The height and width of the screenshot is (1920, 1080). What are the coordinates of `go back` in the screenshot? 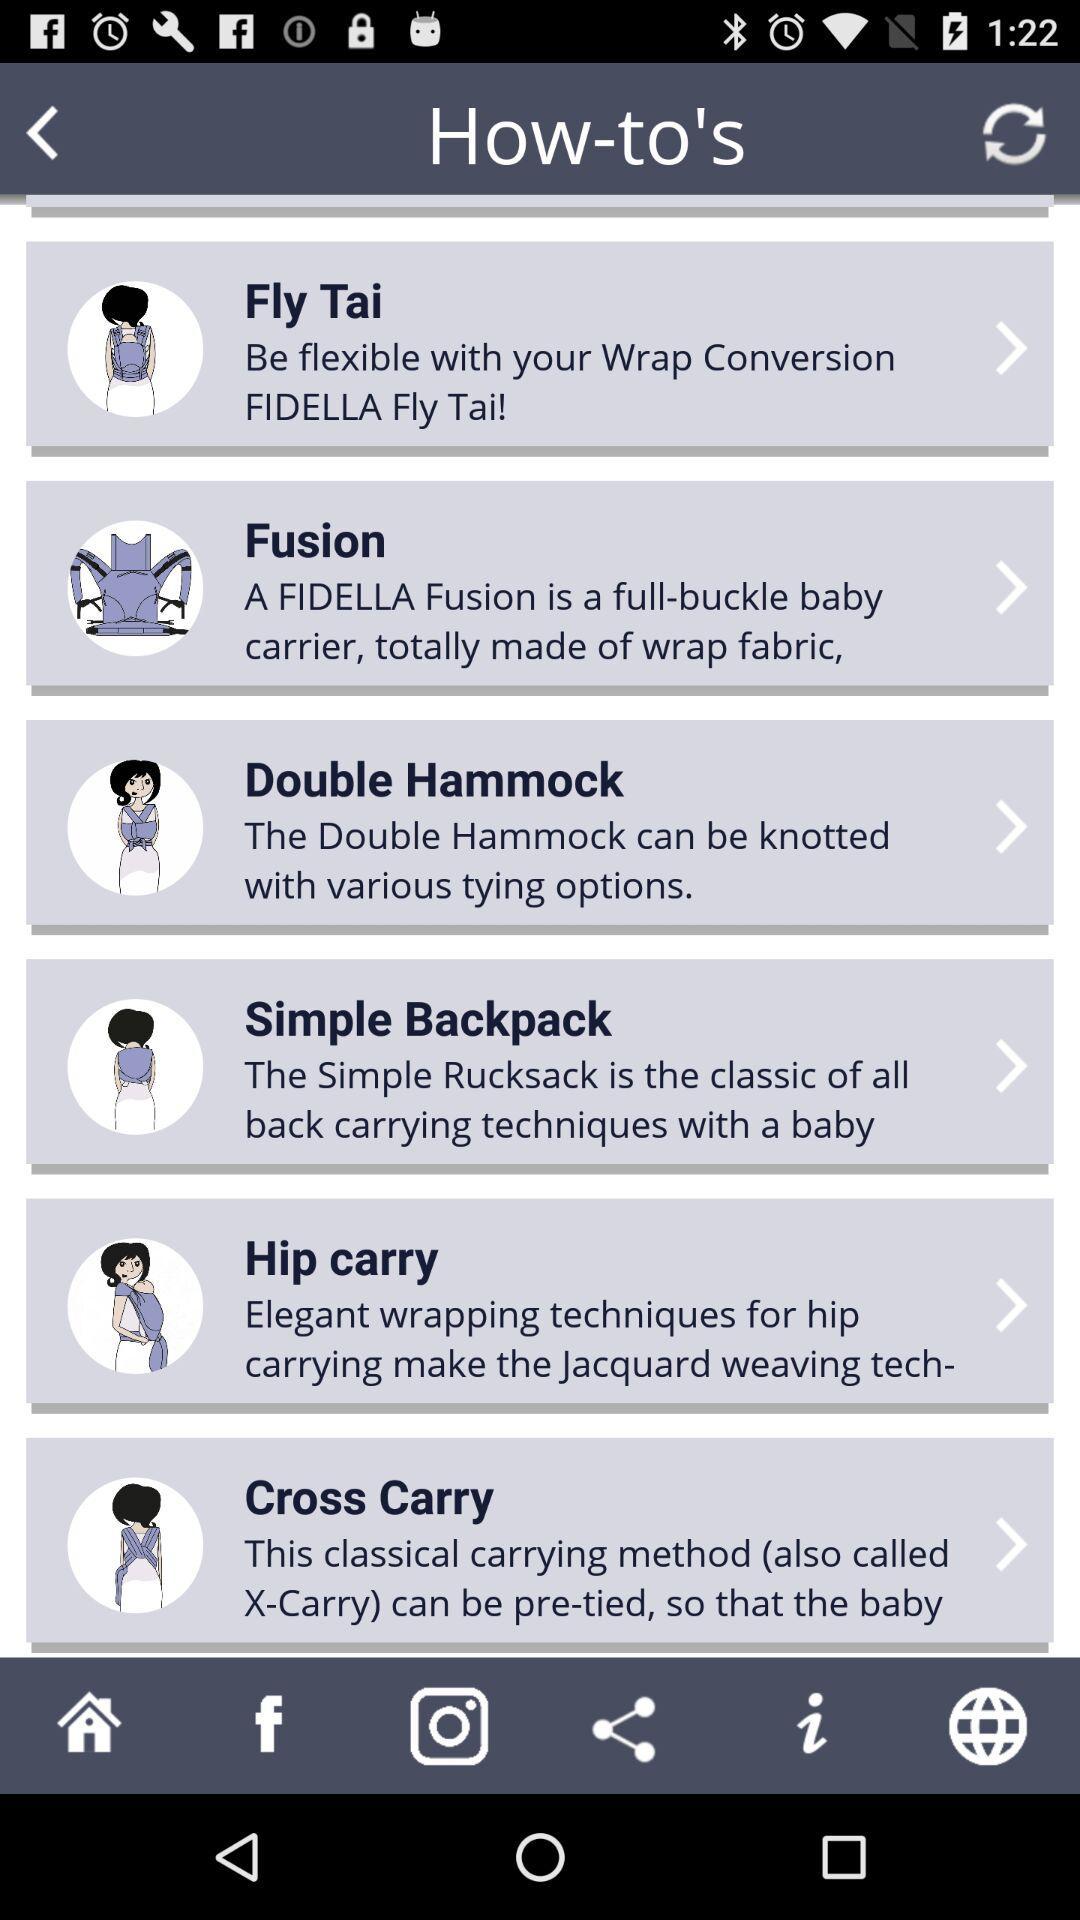 It's located at (80, 132).